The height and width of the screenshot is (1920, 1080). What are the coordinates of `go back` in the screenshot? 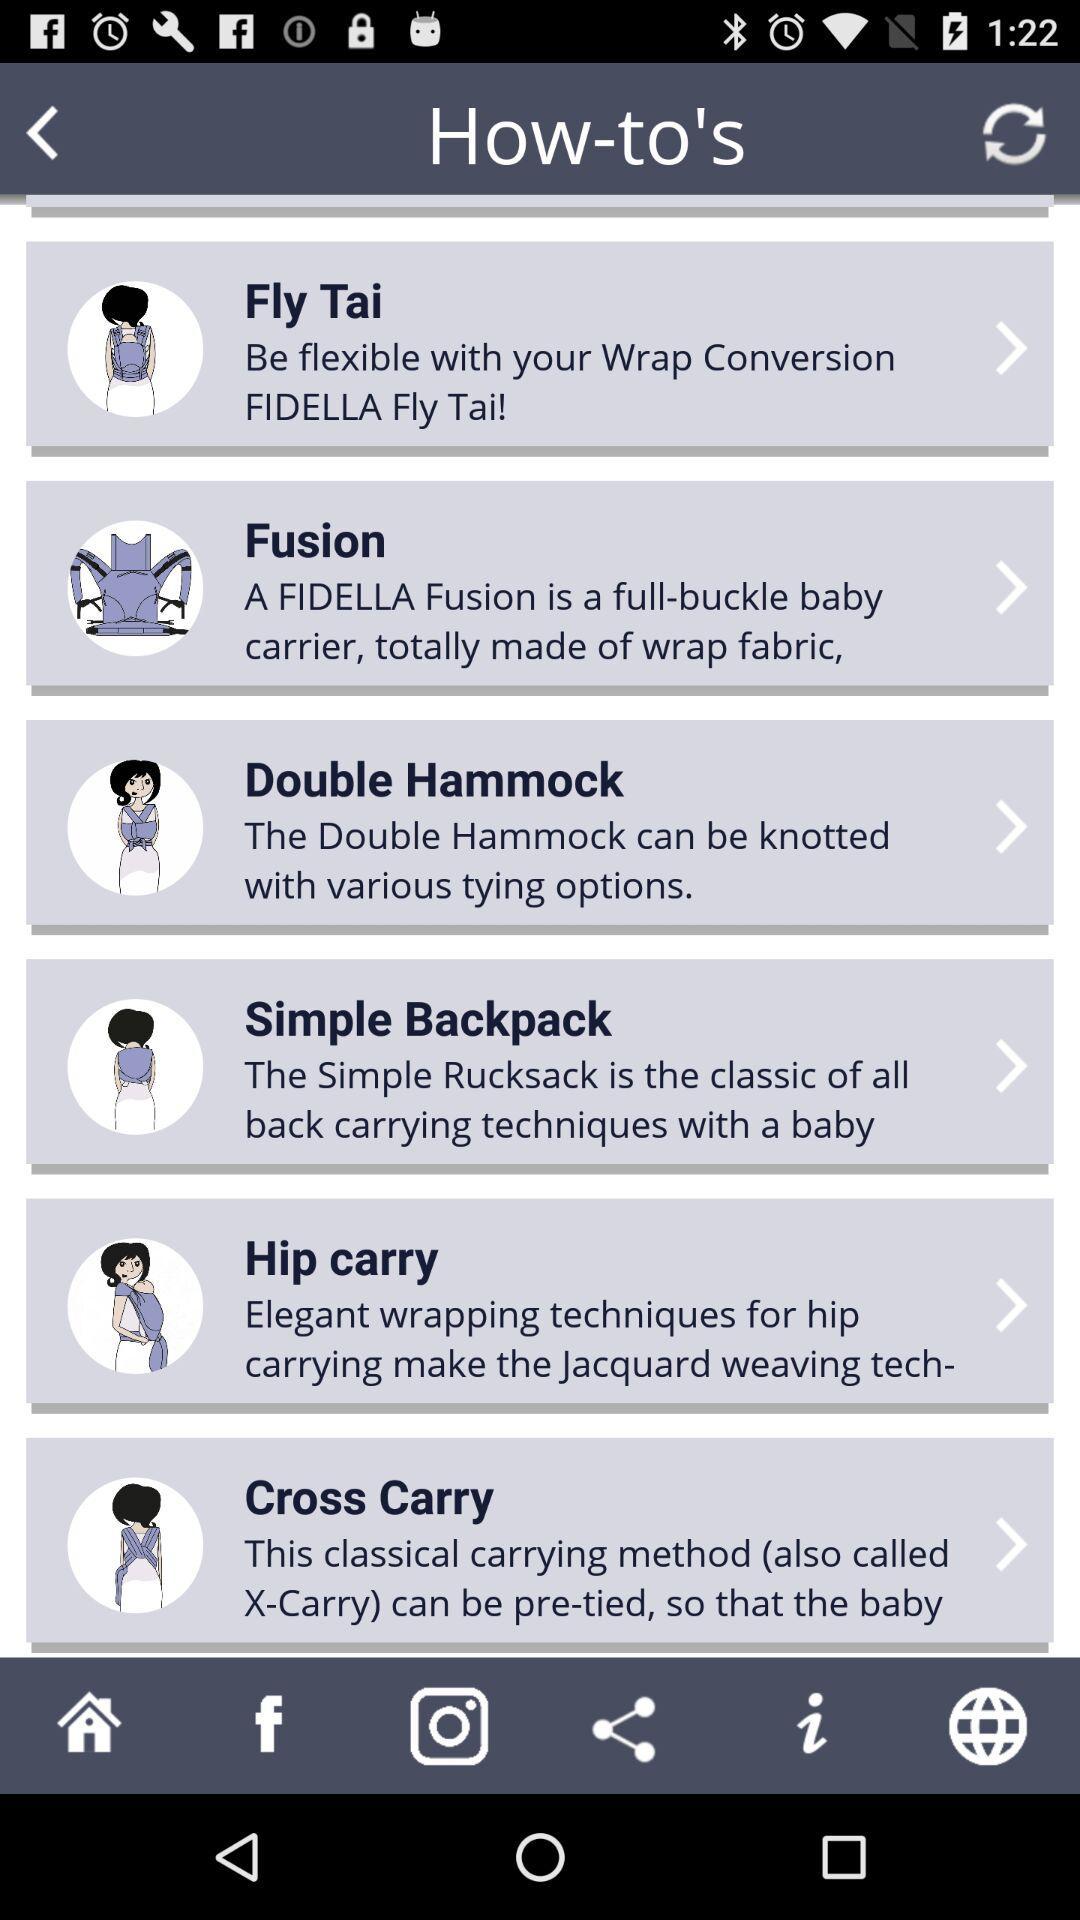 It's located at (80, 132).